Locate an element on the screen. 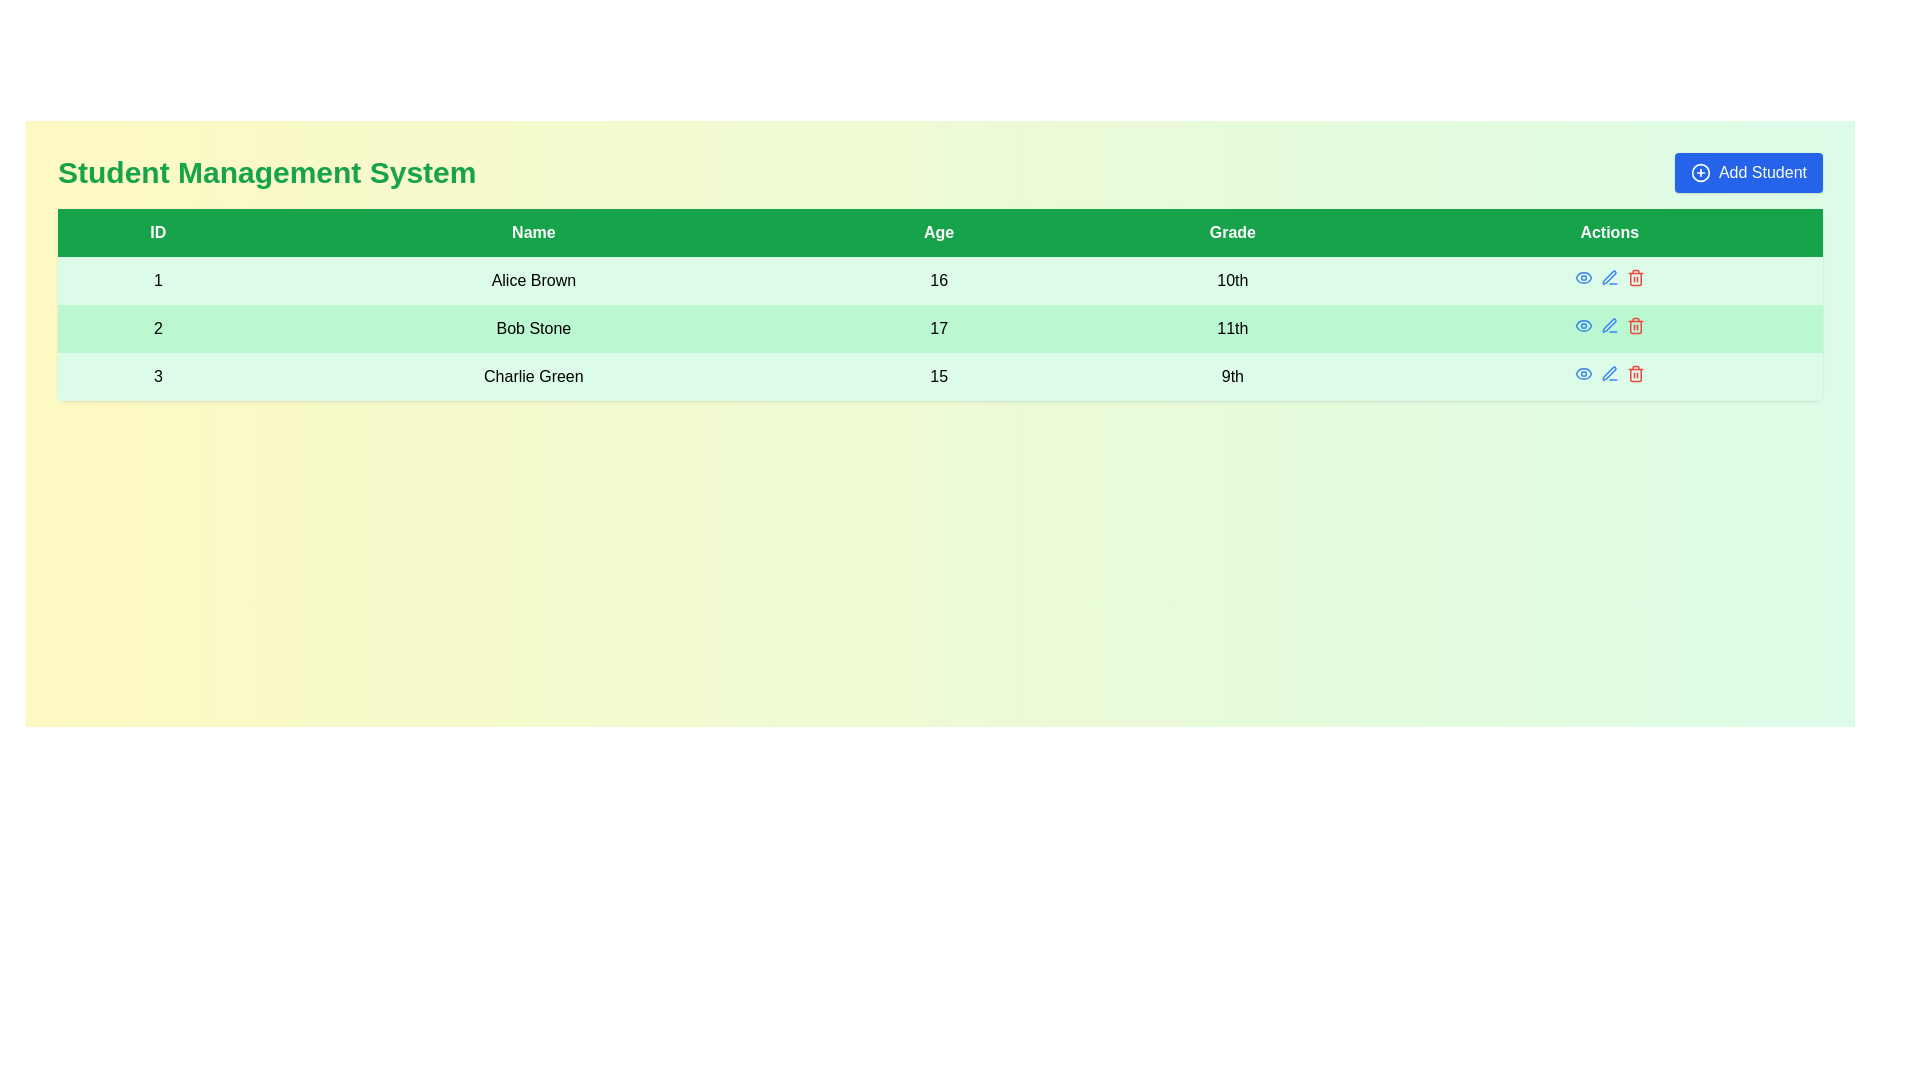 Image resolution: width=1920 pixels, height=1080 pixels. the rectangular button with a blue background and white text labeled 'Add Student' to initiate the adding process is located at coordinates (1747, 172).